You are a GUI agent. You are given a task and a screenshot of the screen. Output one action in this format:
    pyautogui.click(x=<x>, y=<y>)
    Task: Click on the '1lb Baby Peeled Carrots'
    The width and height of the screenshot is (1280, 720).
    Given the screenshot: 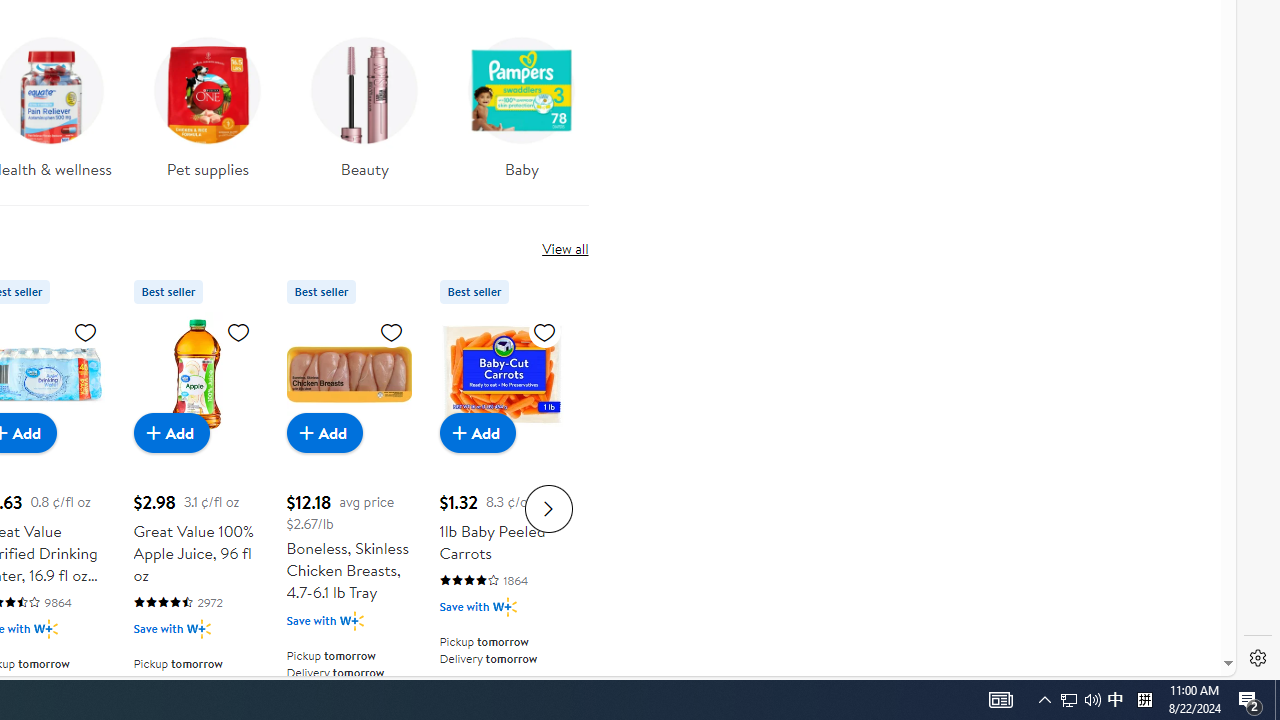 What is the action you would take?
    pyautogui.click(x=501, y=374)
    